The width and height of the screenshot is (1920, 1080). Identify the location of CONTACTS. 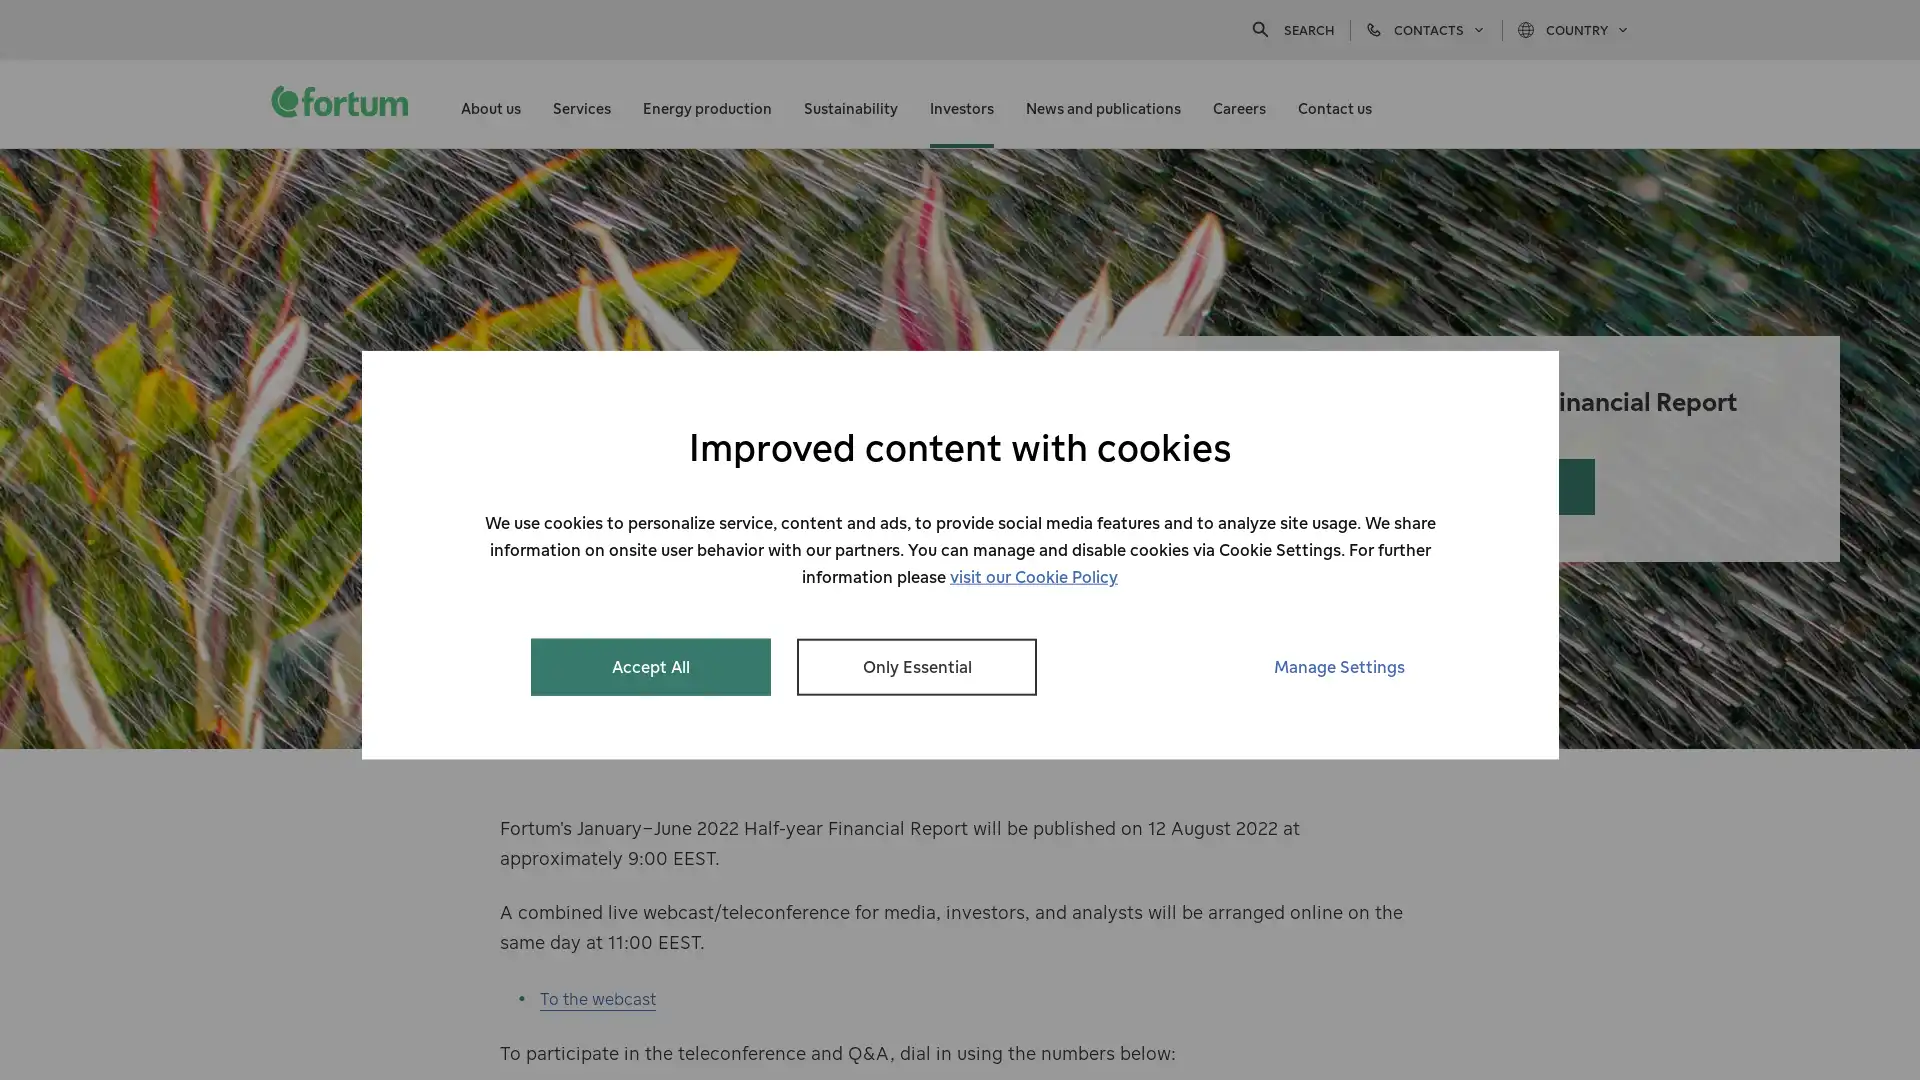
(1424, 29).